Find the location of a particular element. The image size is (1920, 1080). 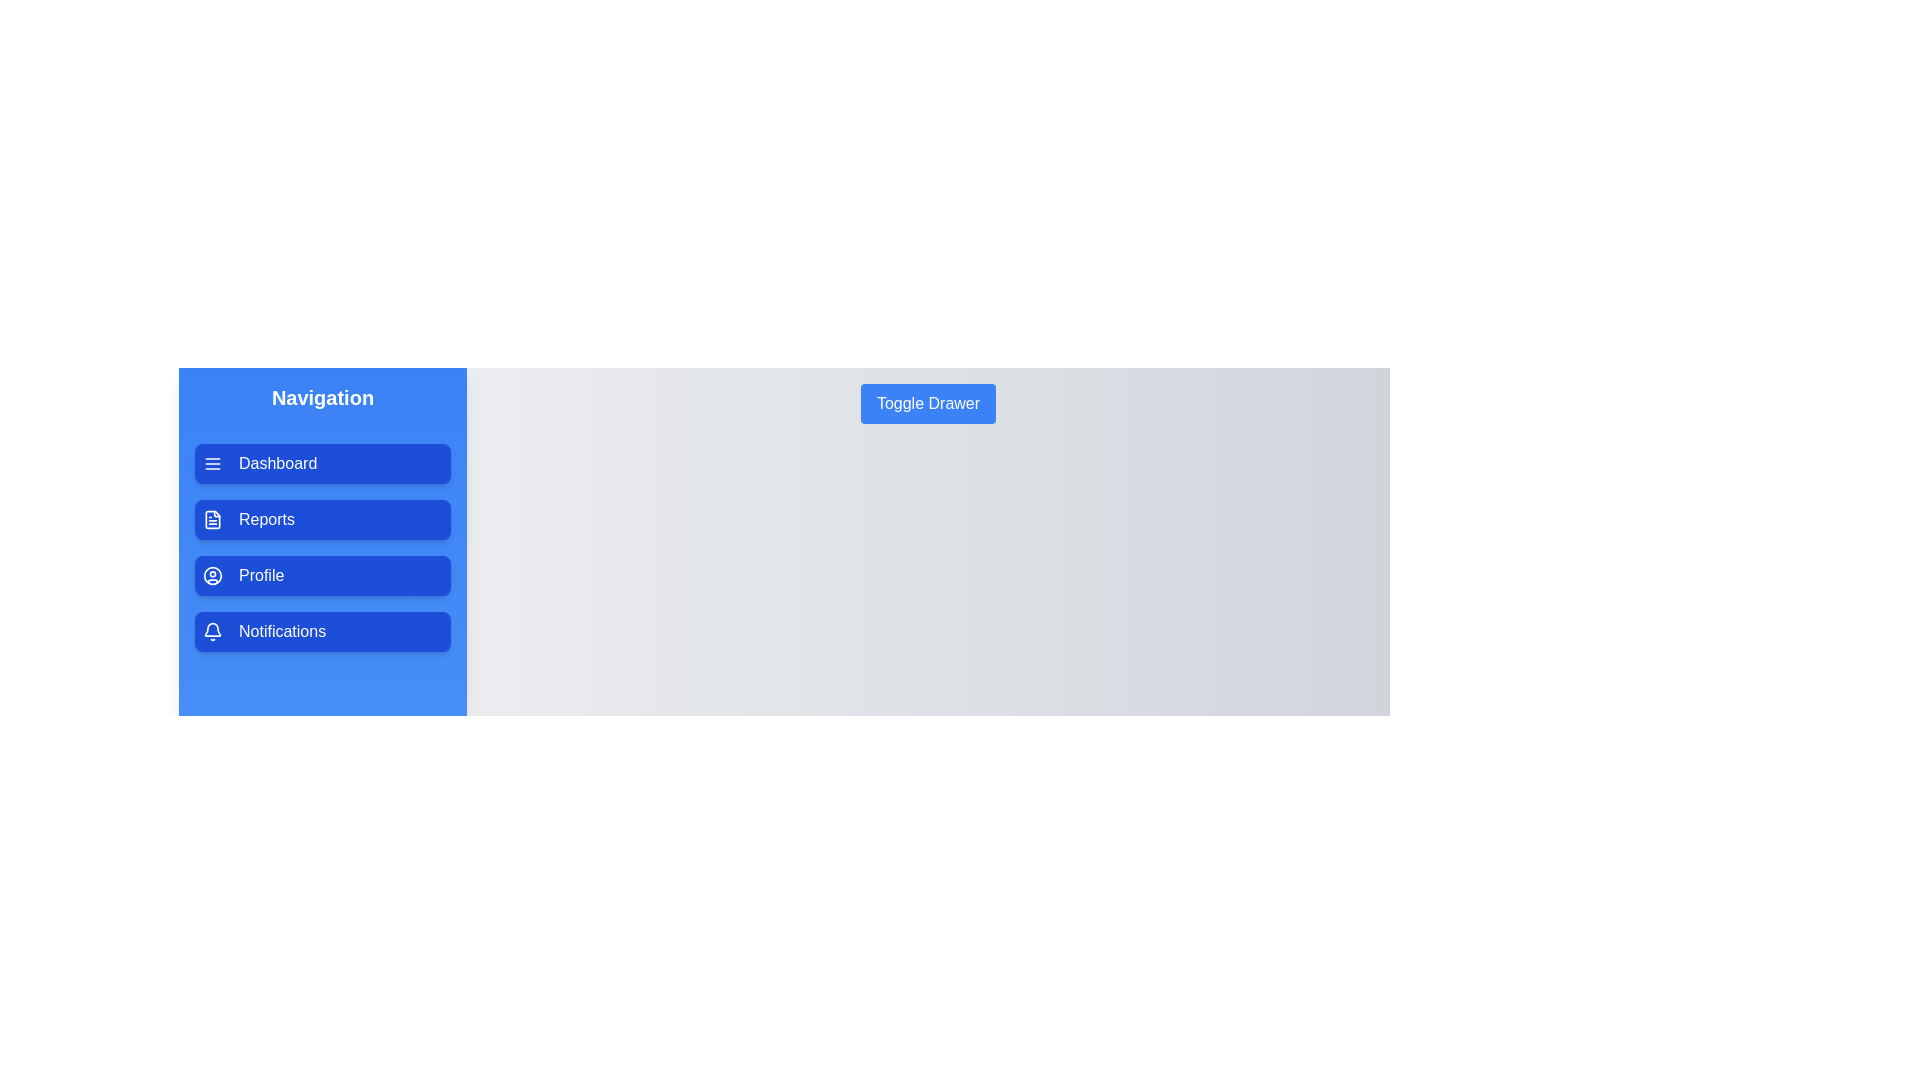

the menu item labeled Dashboard to select it is located at coordinates (322, 463).